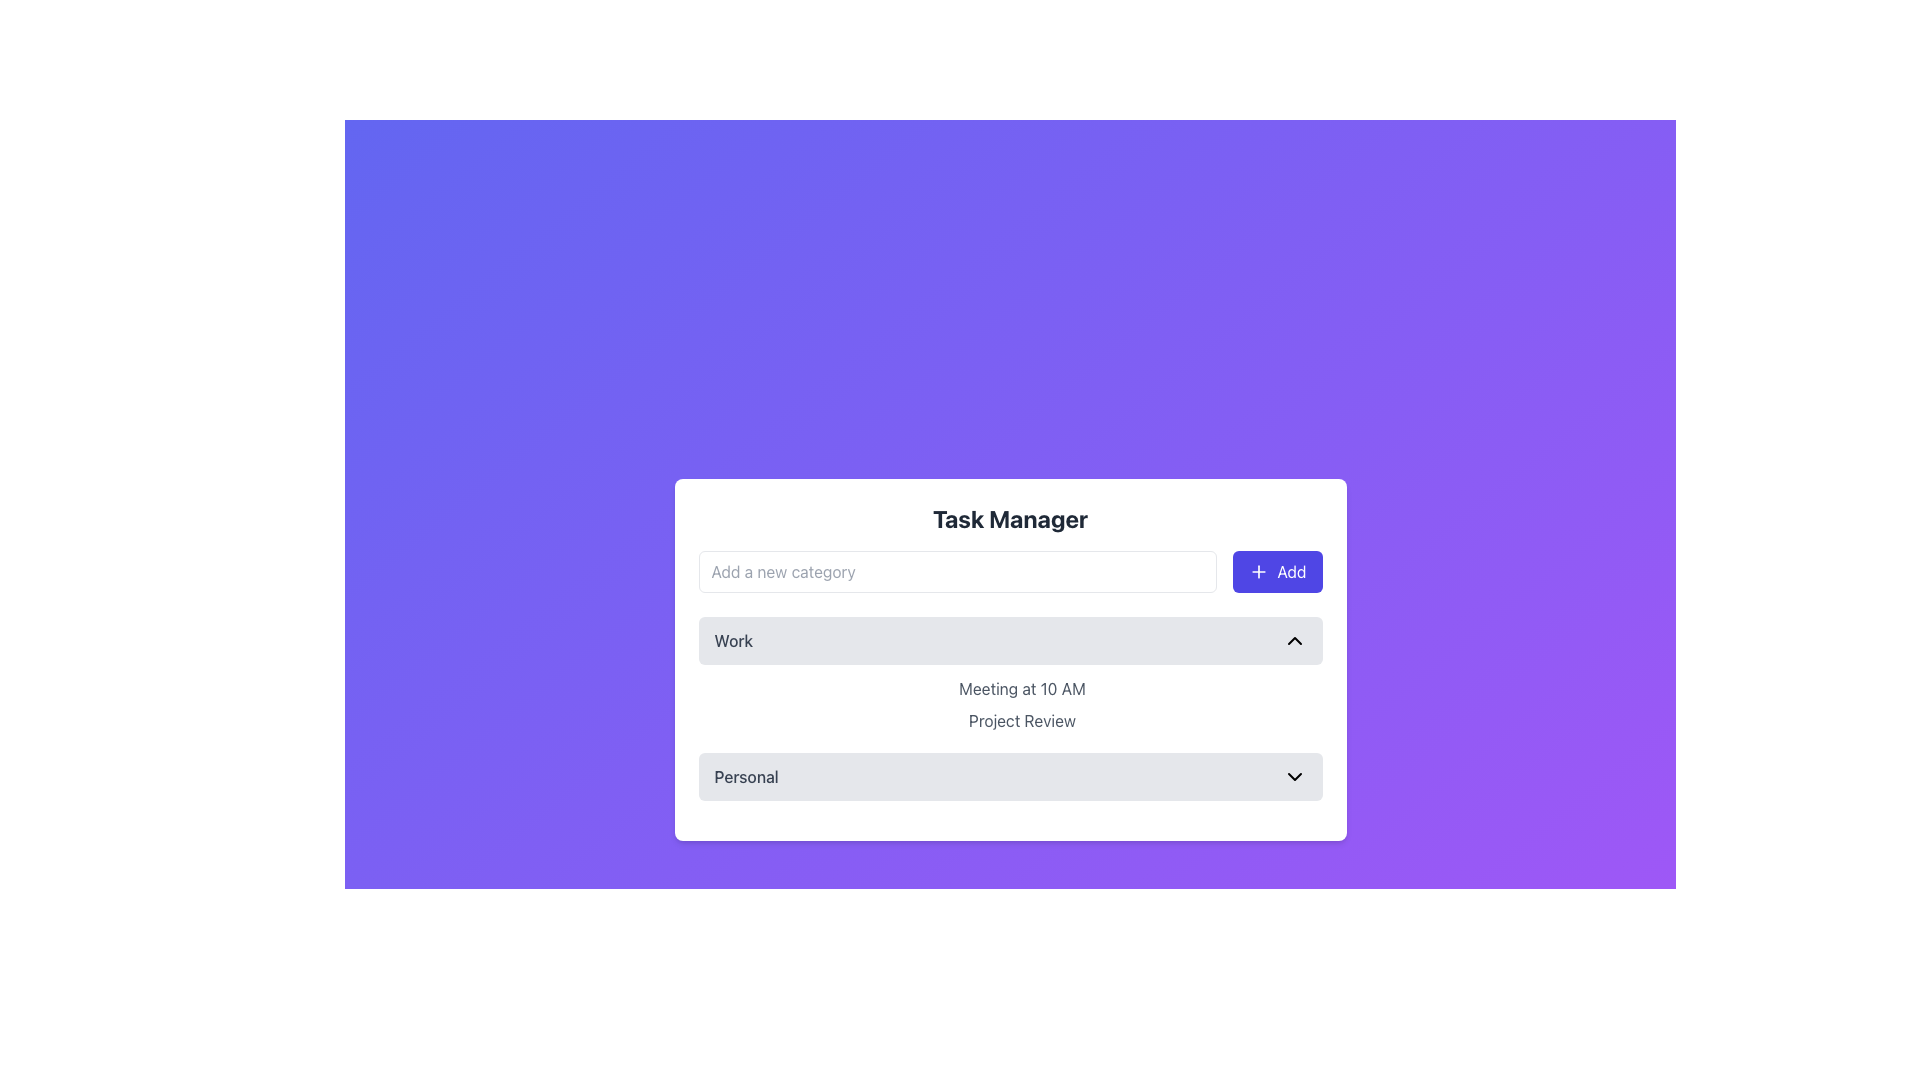  What do you see at coordinates (1010, 775) in the screenshot?
I see `the dropdown selector labeled 'Personal' located at the bottom of the 'Task Manager' panel` at bounding box center [1010, 775].